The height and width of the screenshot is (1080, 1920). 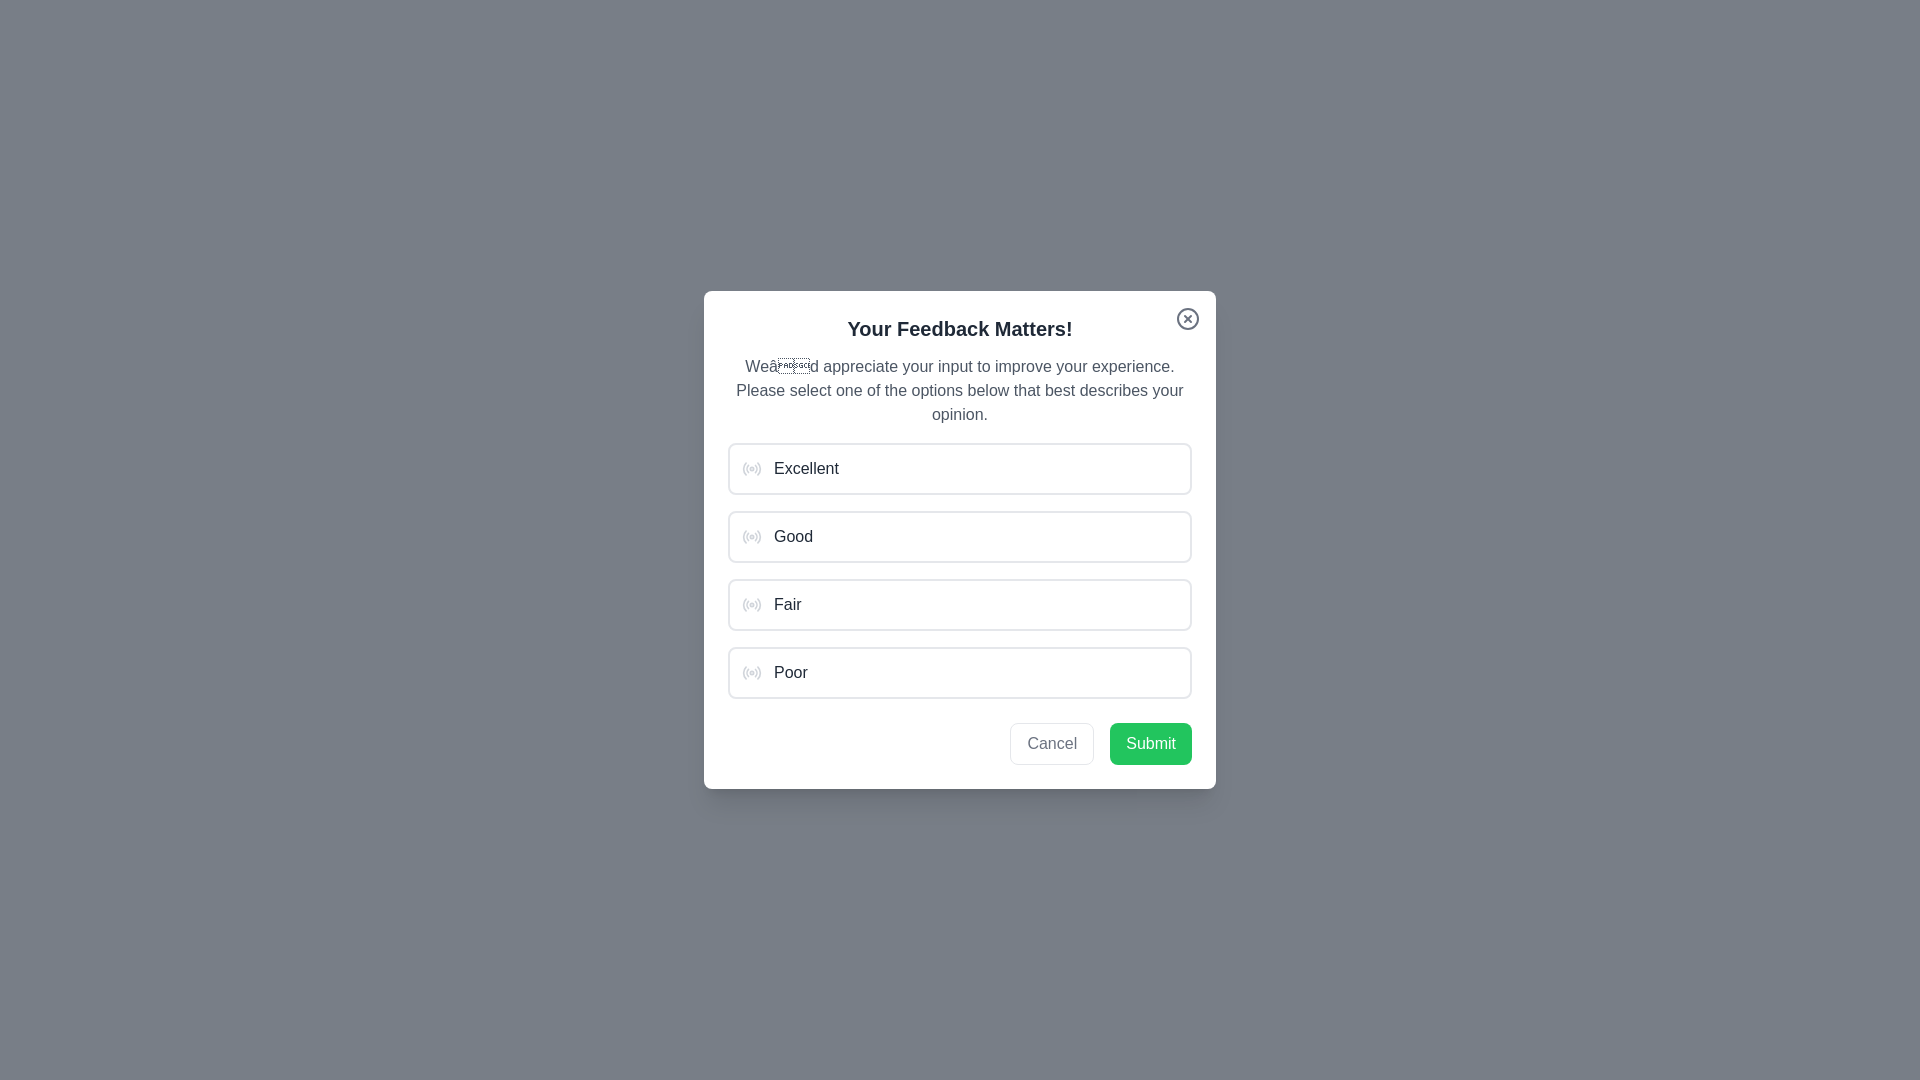 I want to click on the option 'Good' from the list, so click(x=960, y=535).